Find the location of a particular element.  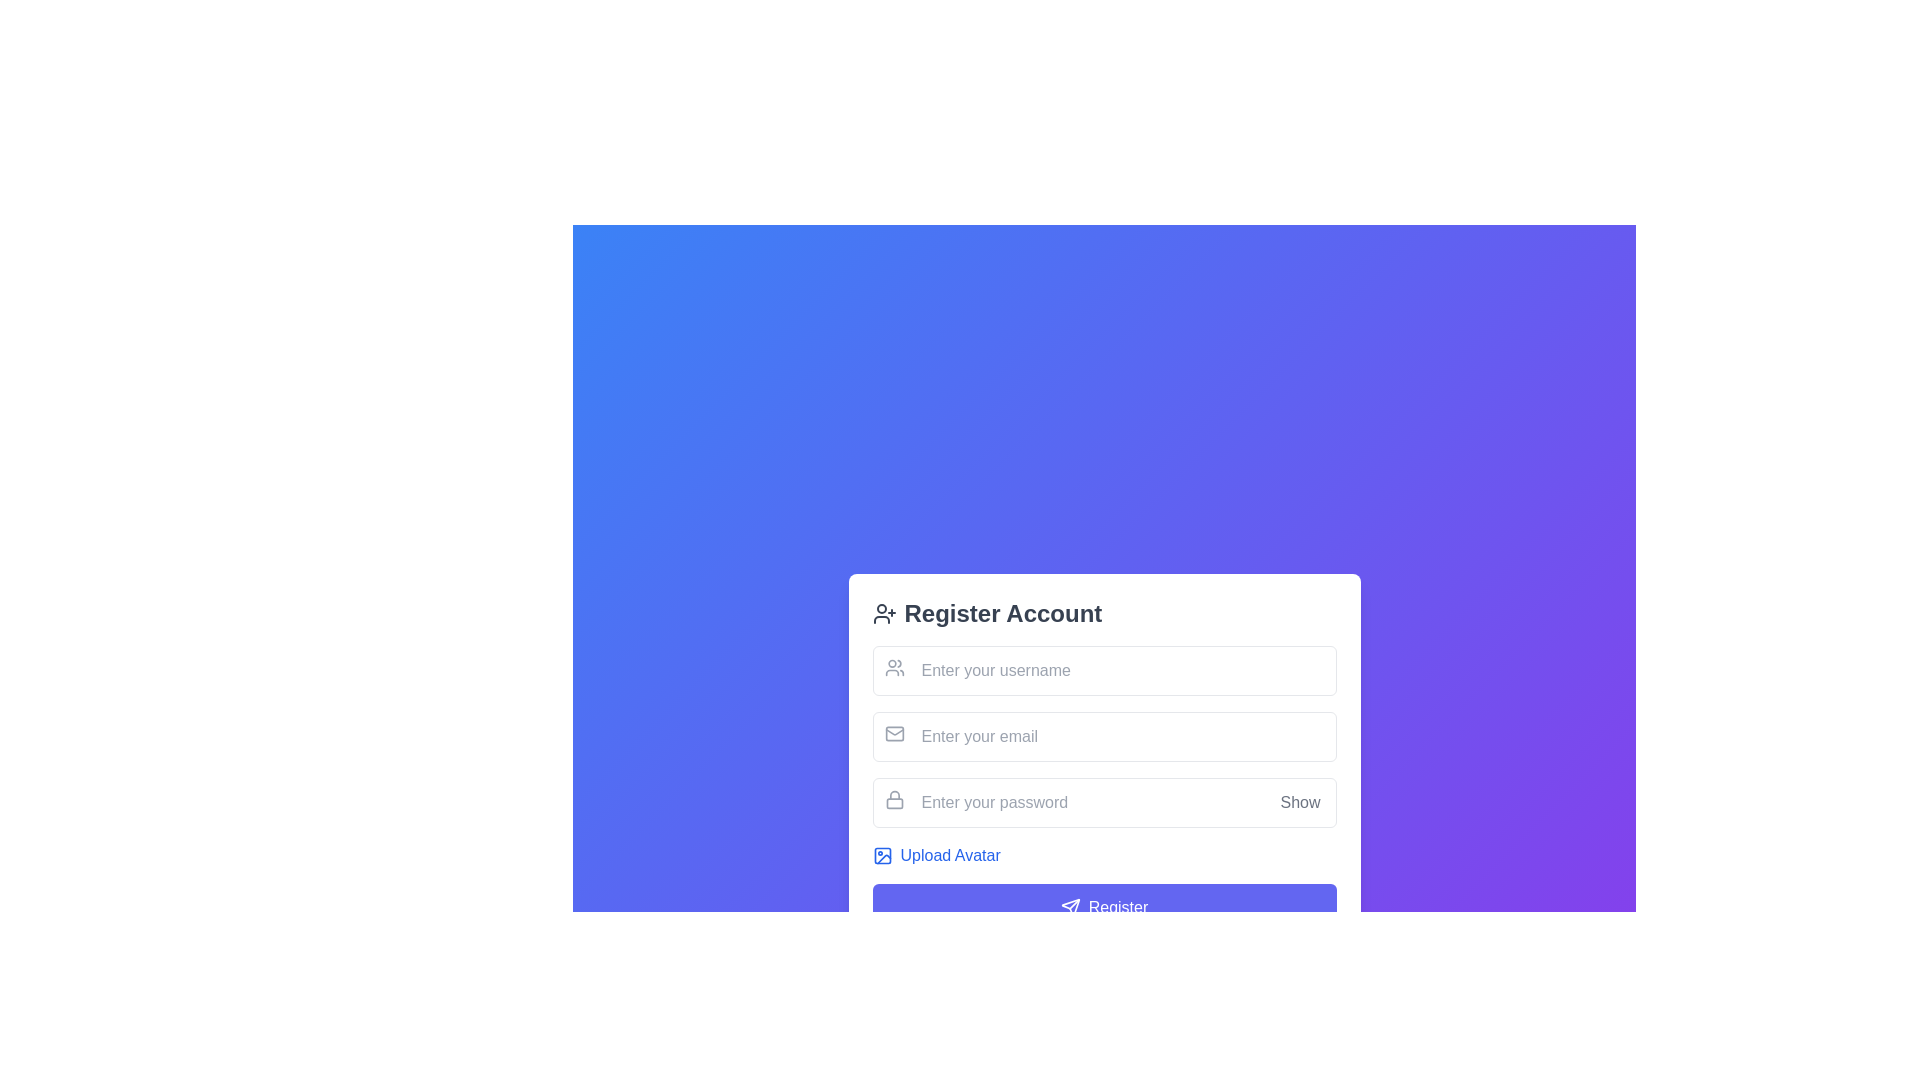

the submit button located at the bottom of the form is located at coordinates (1103, 907).